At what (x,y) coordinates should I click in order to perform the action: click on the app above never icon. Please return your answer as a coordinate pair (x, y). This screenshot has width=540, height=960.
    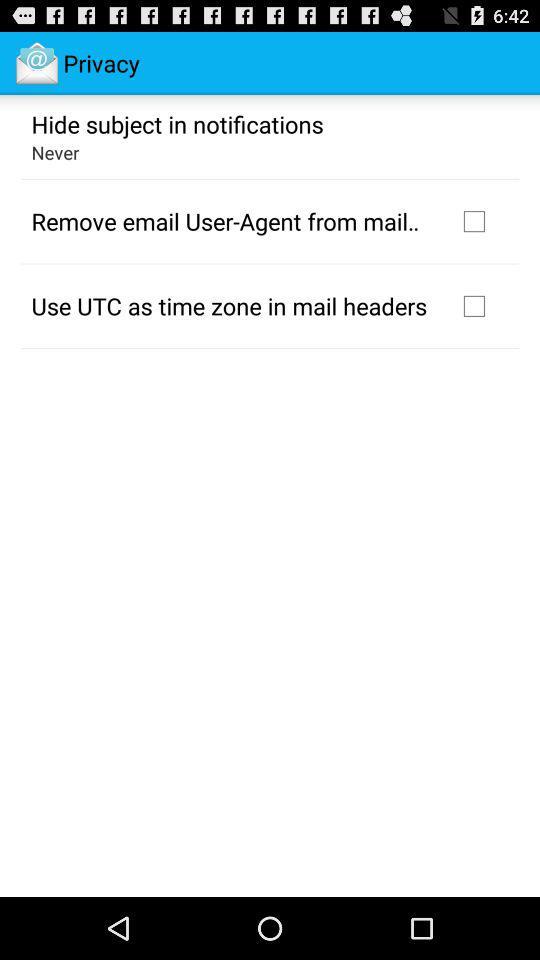
    Looking at the image, I should click on (177, 122).